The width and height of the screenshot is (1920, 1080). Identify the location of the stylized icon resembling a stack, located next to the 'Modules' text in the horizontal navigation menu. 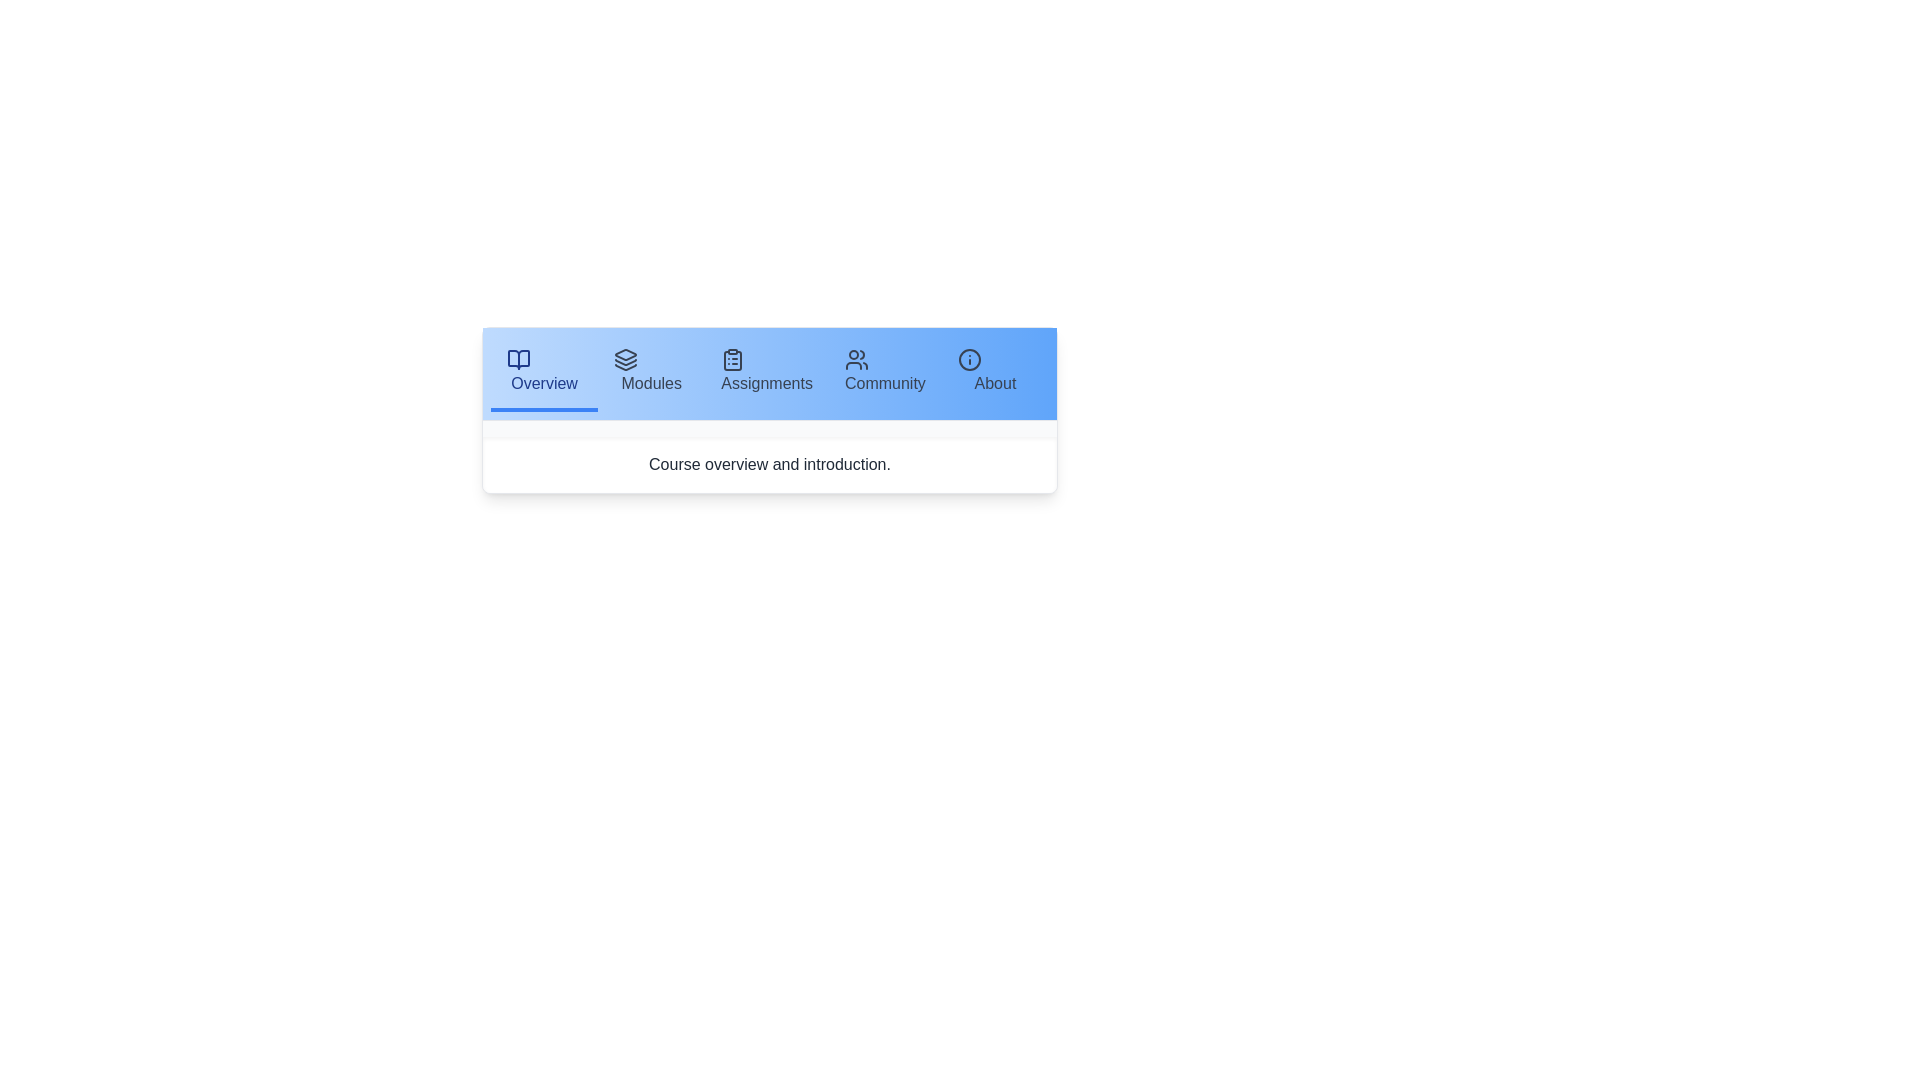
(625, 358).